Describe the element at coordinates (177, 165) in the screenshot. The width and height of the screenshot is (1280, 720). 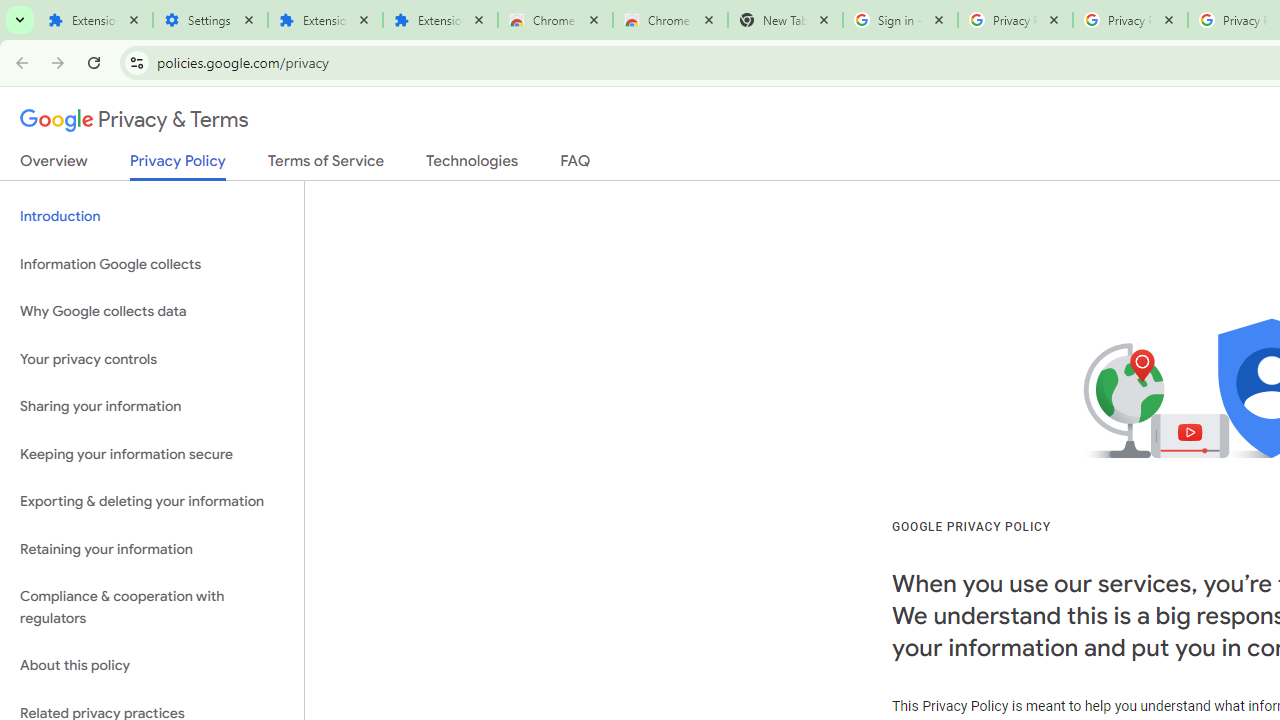
I see `'Privacy Policy'` at that location.